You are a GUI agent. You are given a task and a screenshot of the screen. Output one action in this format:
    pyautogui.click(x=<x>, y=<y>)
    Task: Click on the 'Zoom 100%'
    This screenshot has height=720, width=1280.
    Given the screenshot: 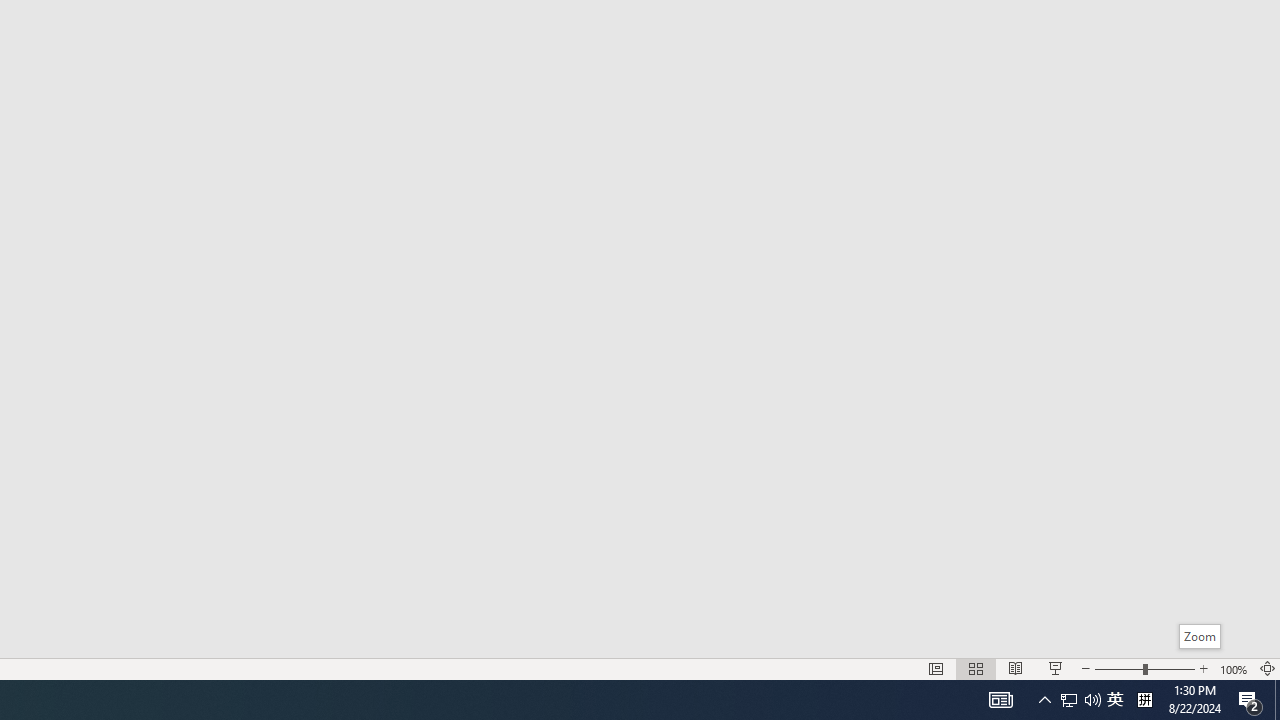 What is the action you would take?
    pyautogui.click(x=1233, y=669)
    